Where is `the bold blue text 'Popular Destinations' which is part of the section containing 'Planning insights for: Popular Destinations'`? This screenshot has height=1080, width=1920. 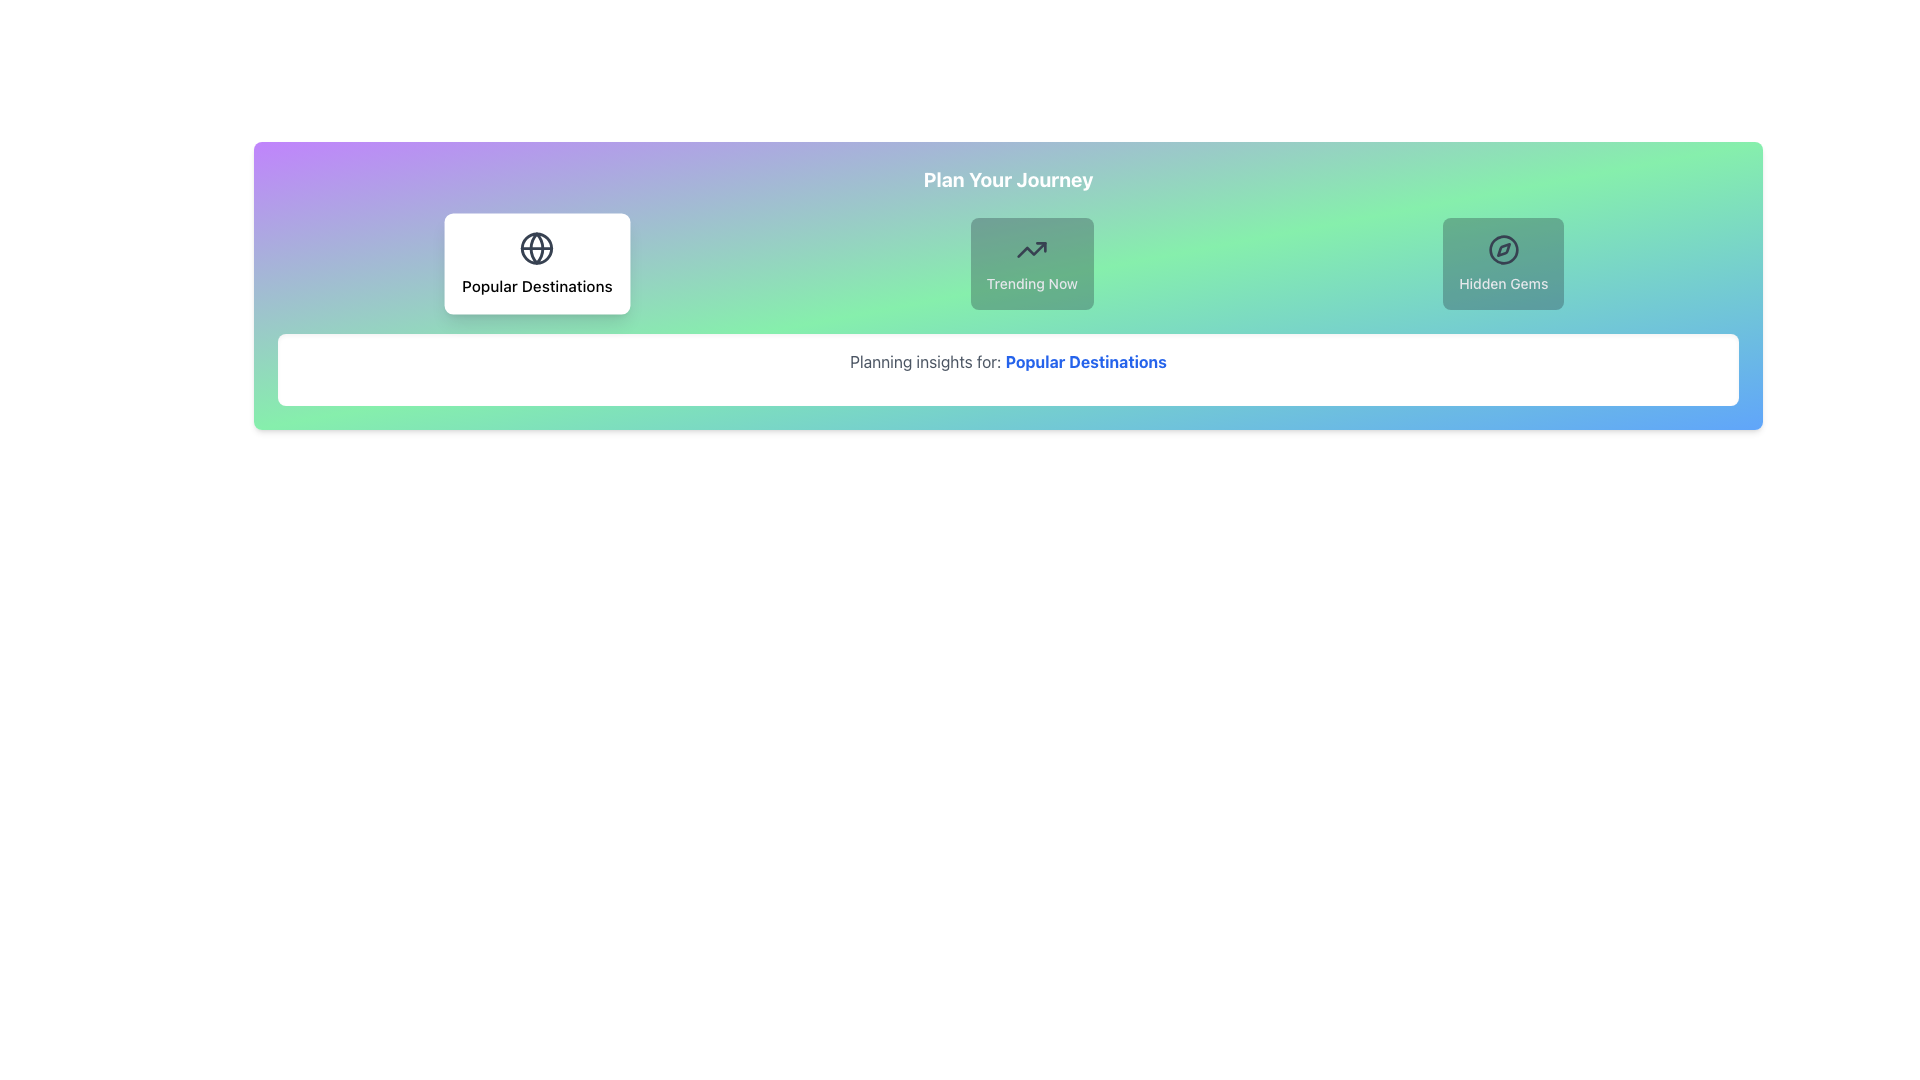 the bold blue text 'Popular Destinations' which is part of the section containing 'Planning insights for: Popular Destinations' is located at coordinates (1085, 362).